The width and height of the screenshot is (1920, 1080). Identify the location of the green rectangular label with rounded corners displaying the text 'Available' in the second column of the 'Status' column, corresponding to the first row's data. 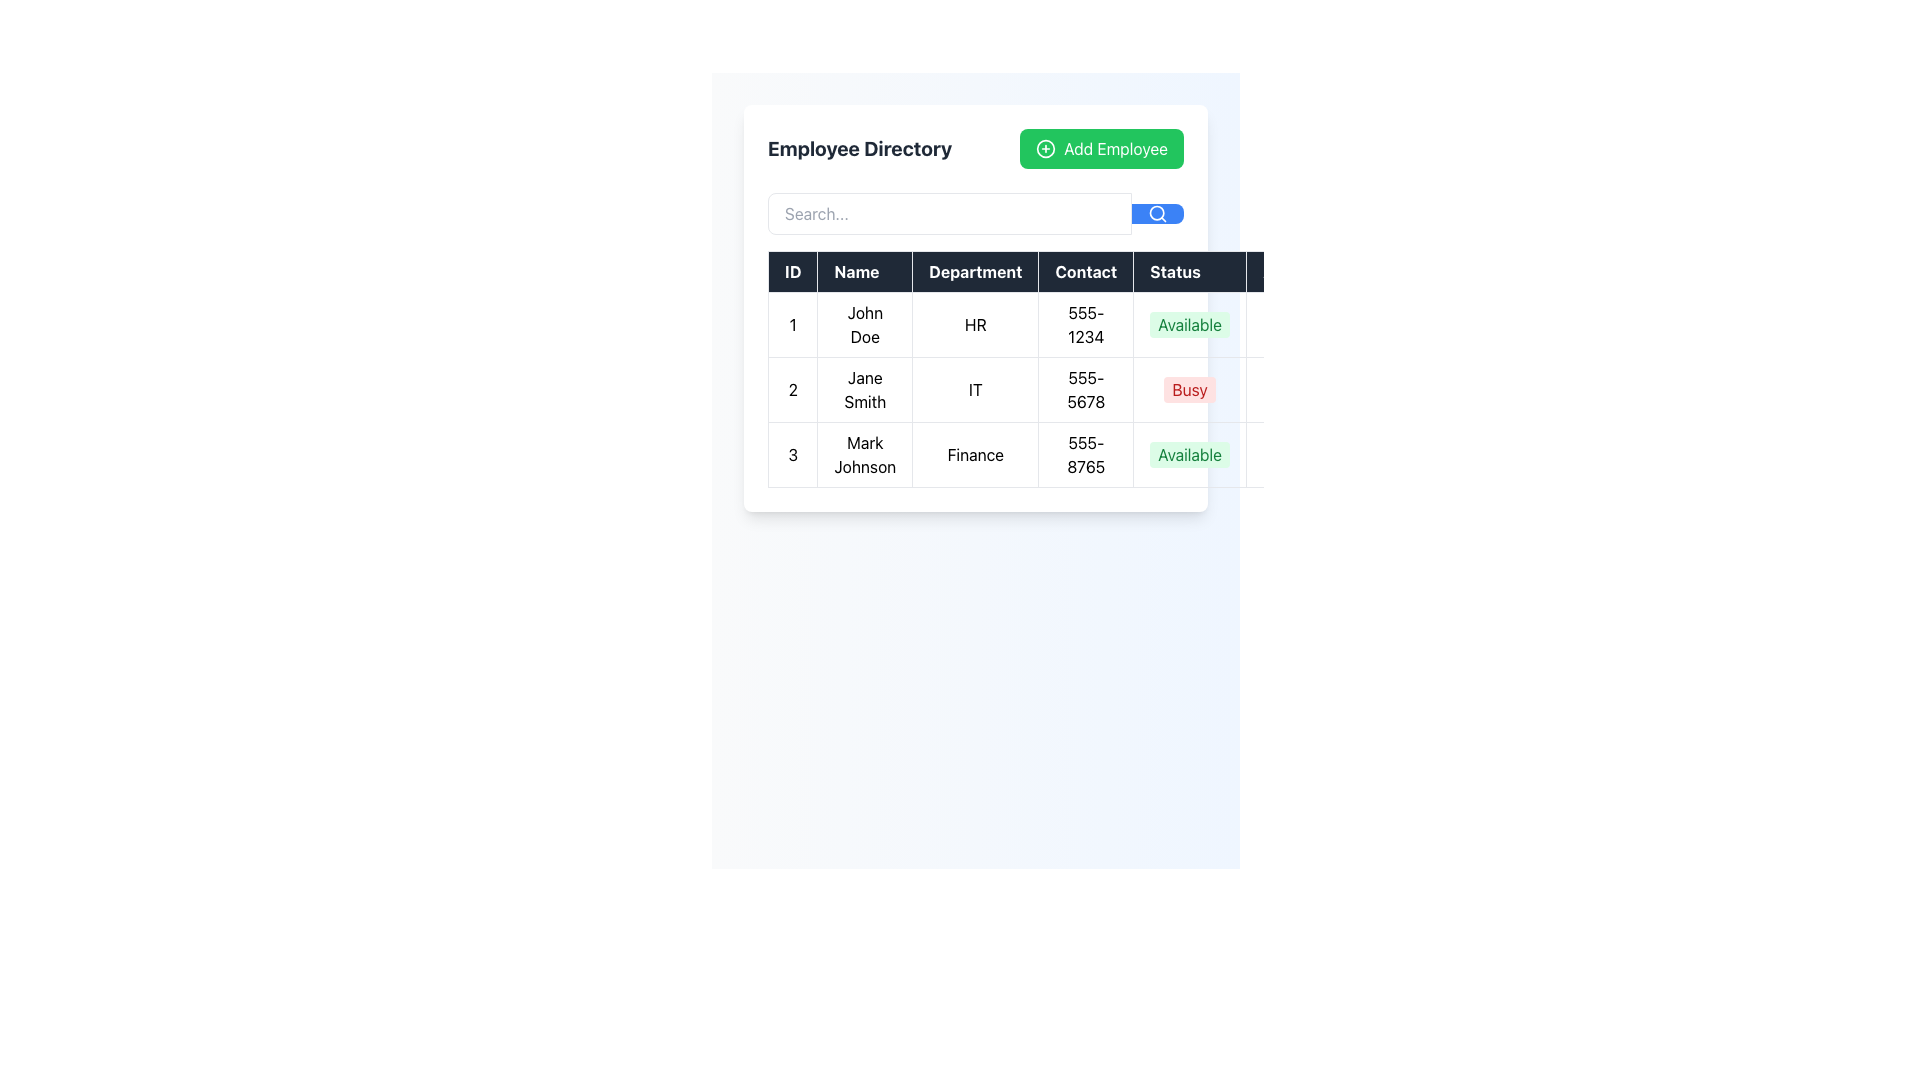
(1190, 323).